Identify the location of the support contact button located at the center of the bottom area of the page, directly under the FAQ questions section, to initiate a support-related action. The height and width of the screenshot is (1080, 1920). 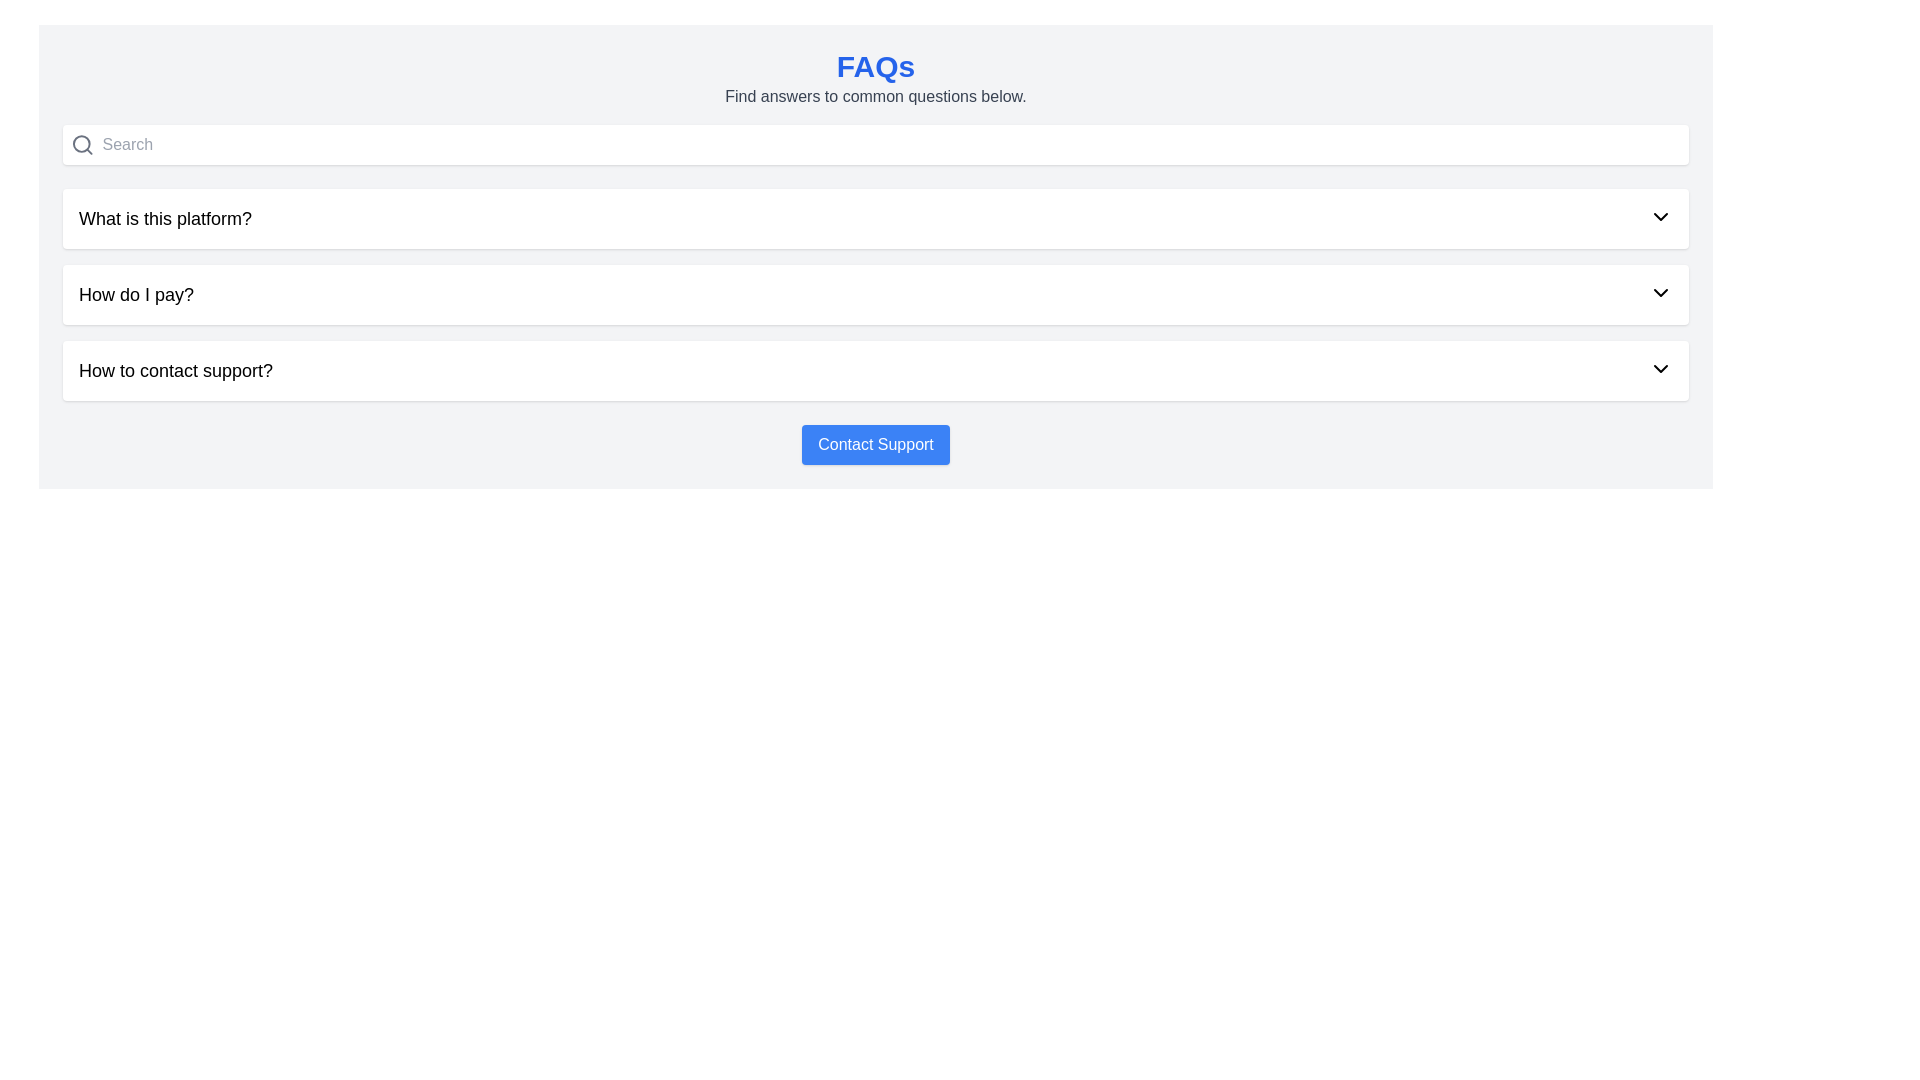
(875, 443).